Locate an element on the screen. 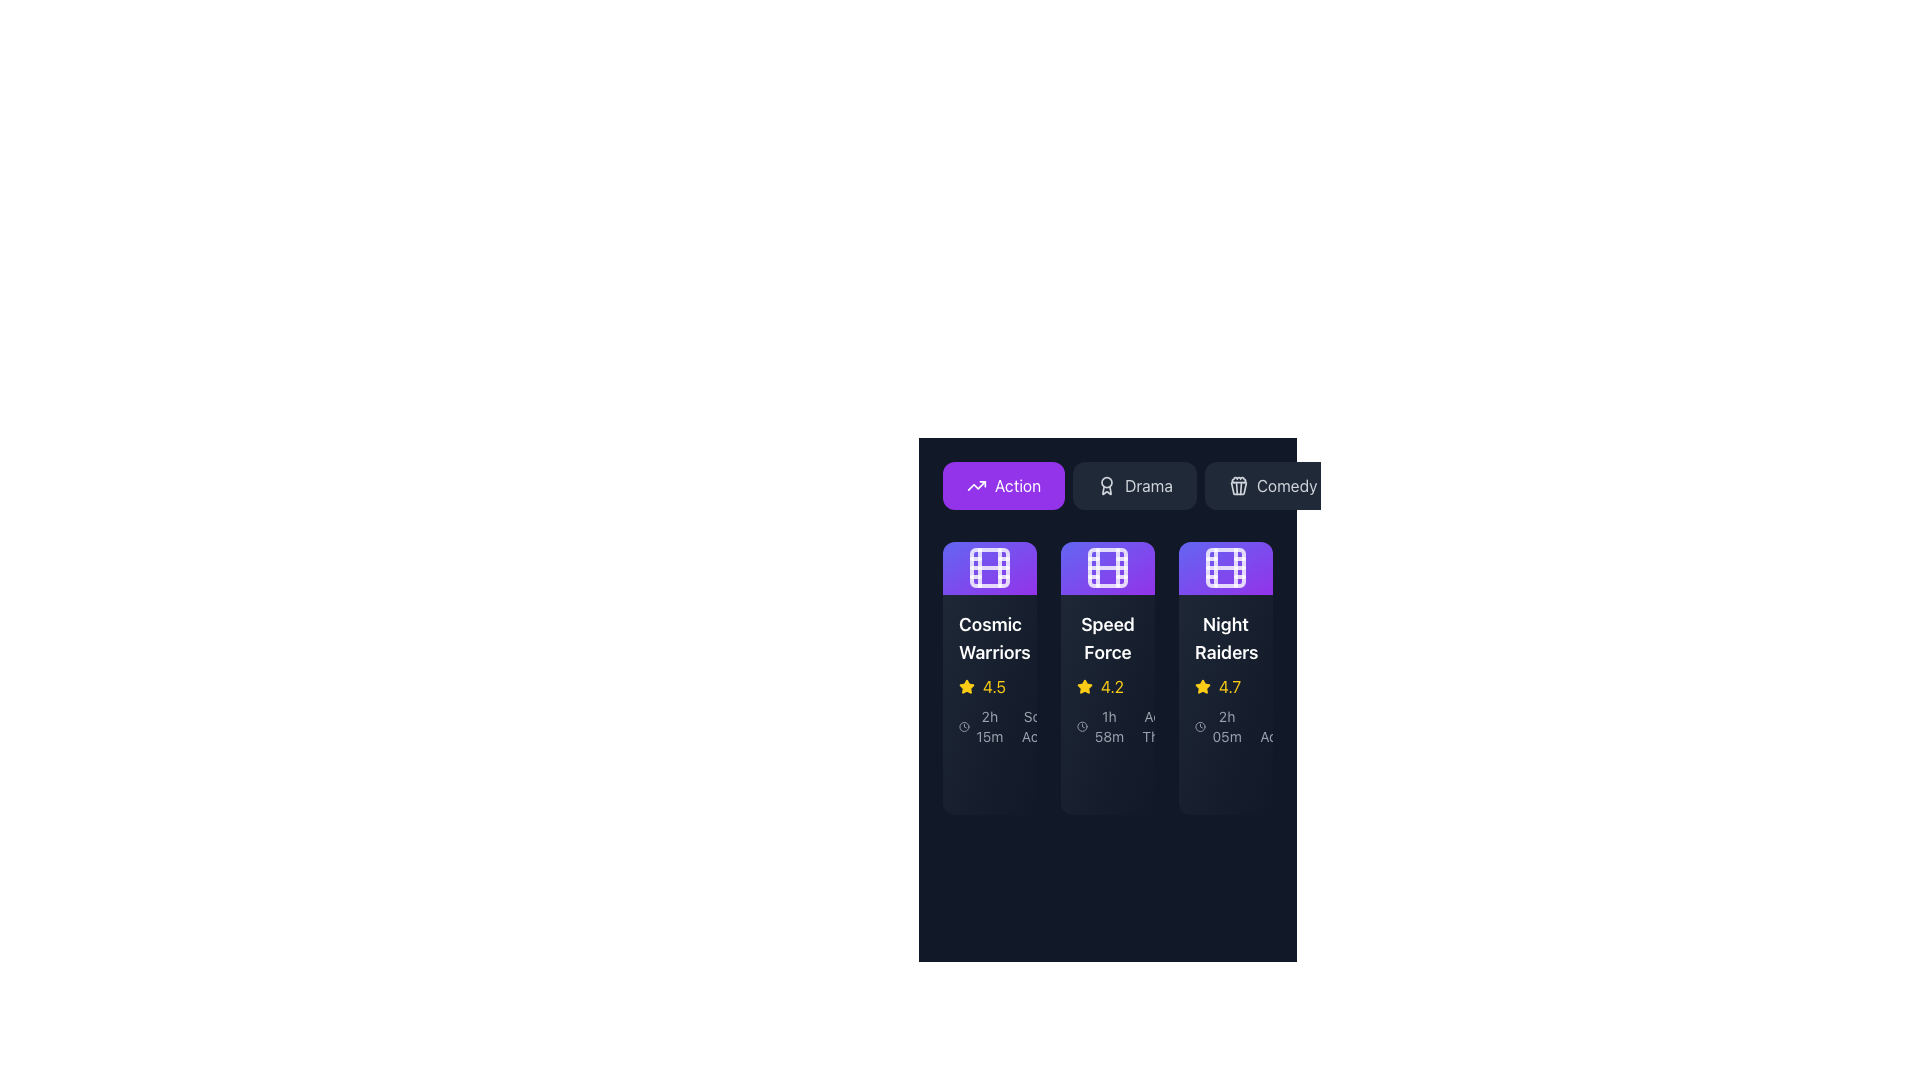  text label displaying the title 'Night Raiders', which is styled in bold white text and positioned at the top of the third movie card from the left is located at coordinates (1224, 637).